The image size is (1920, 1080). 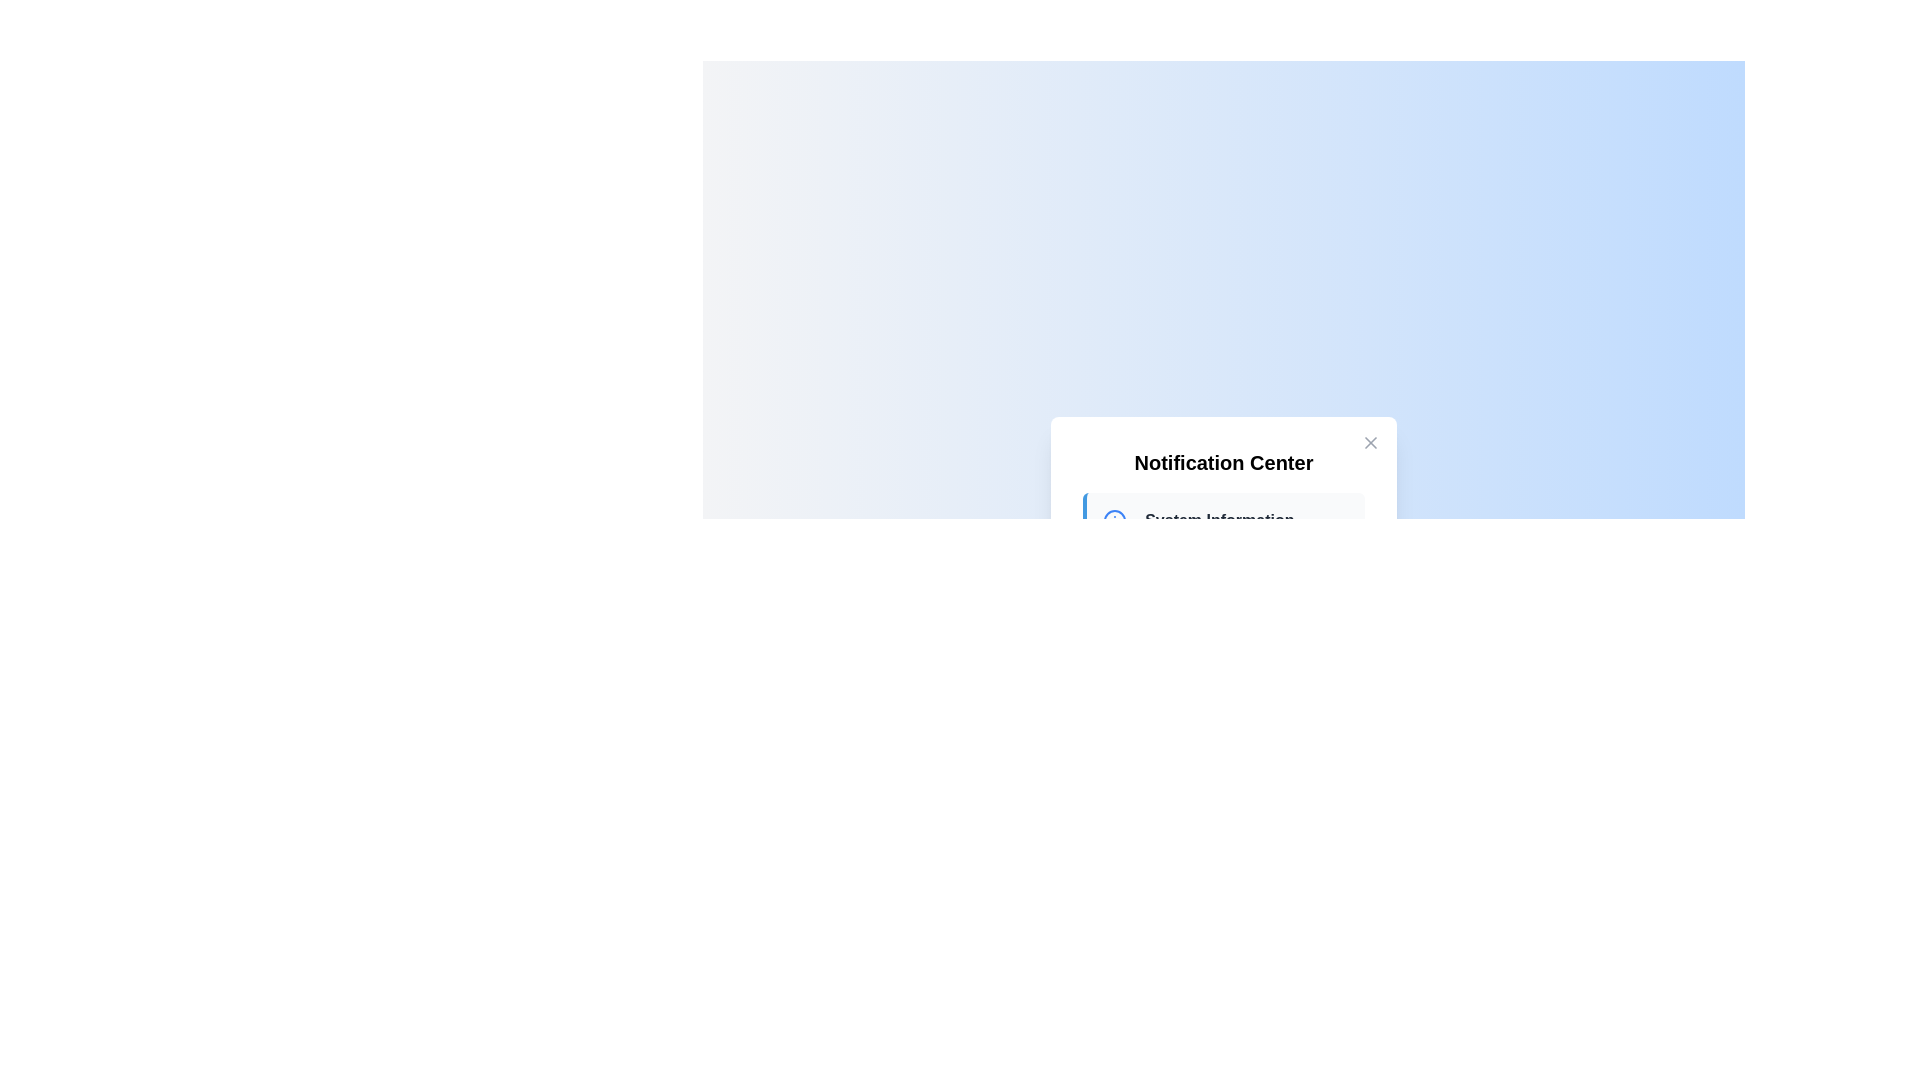 I want to click on the icon that serves as a visual indicator for user-relevant information, located to the left of the 'System Information' text in the notification panel, so click(x=1113, y=519).